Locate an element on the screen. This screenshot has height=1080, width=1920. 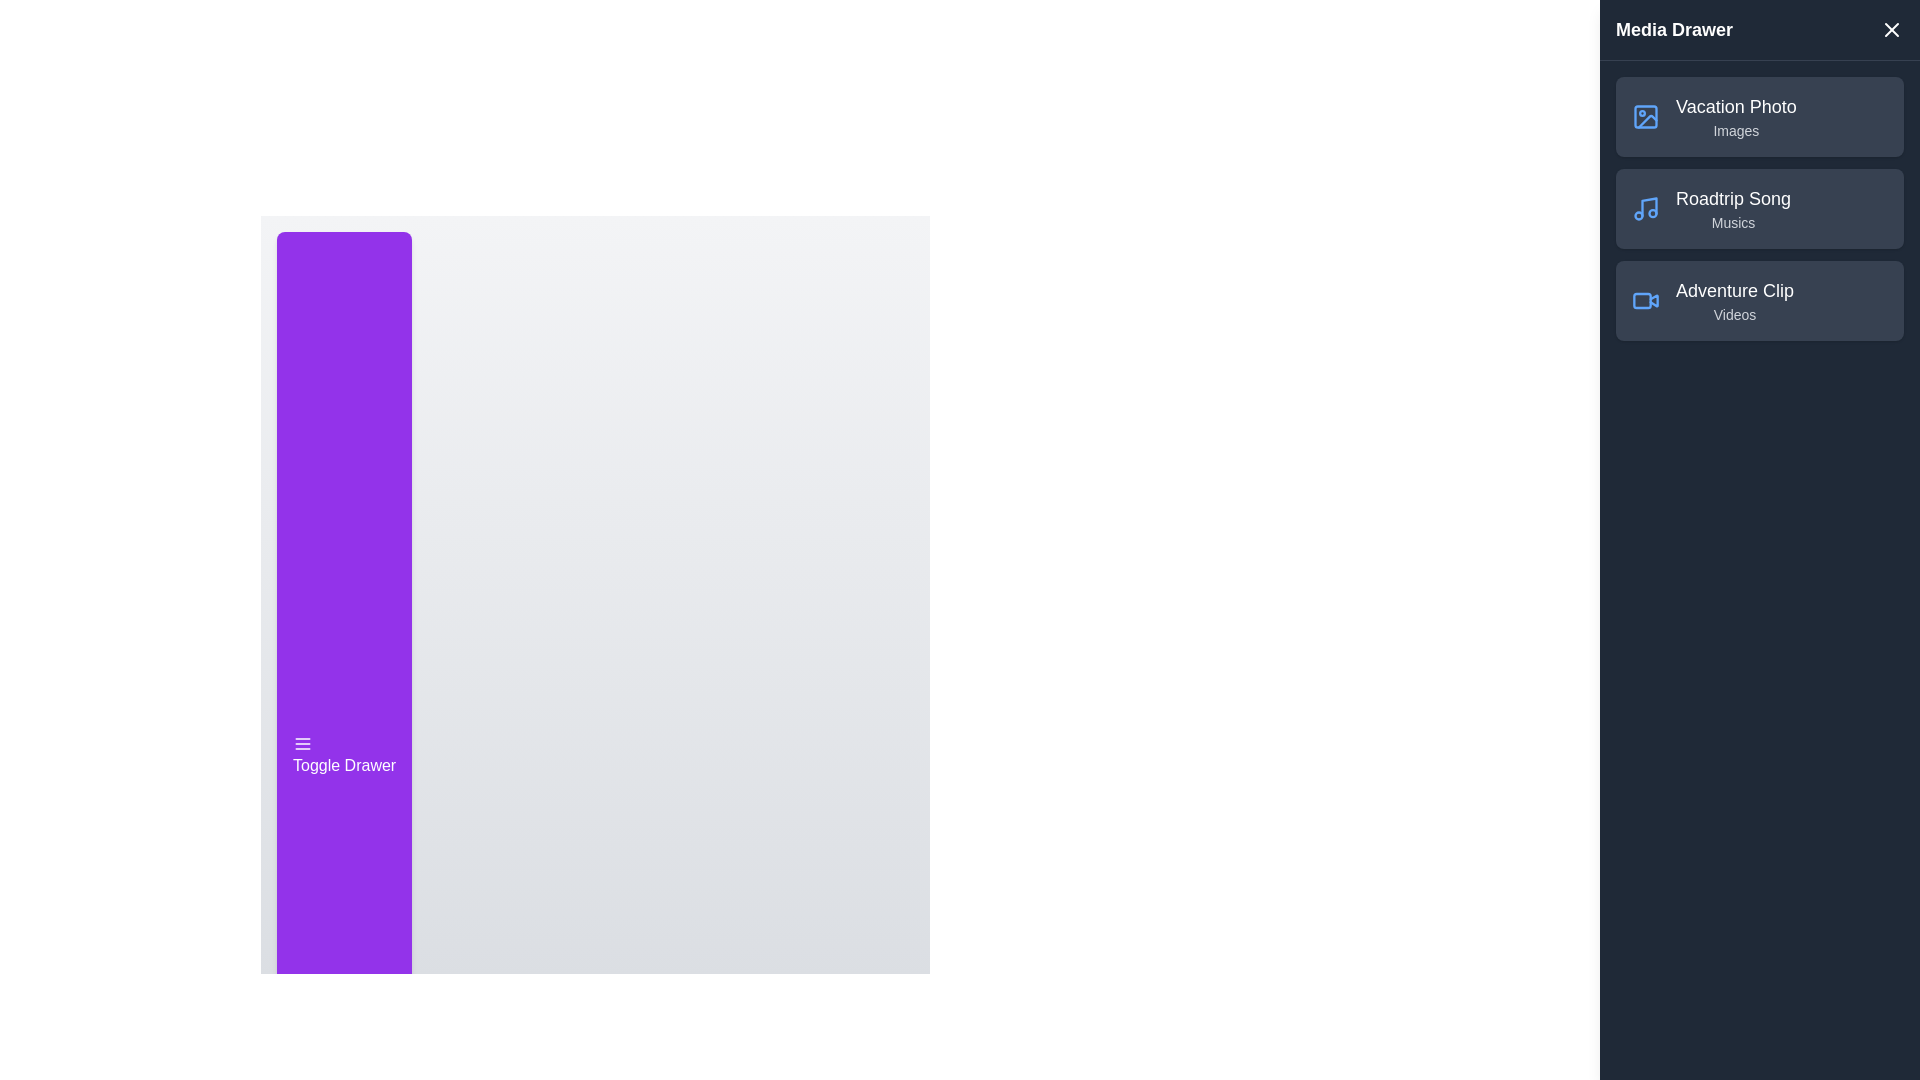
the close button in the top-right corner of the drawer is located at coordinates (1890, 30).